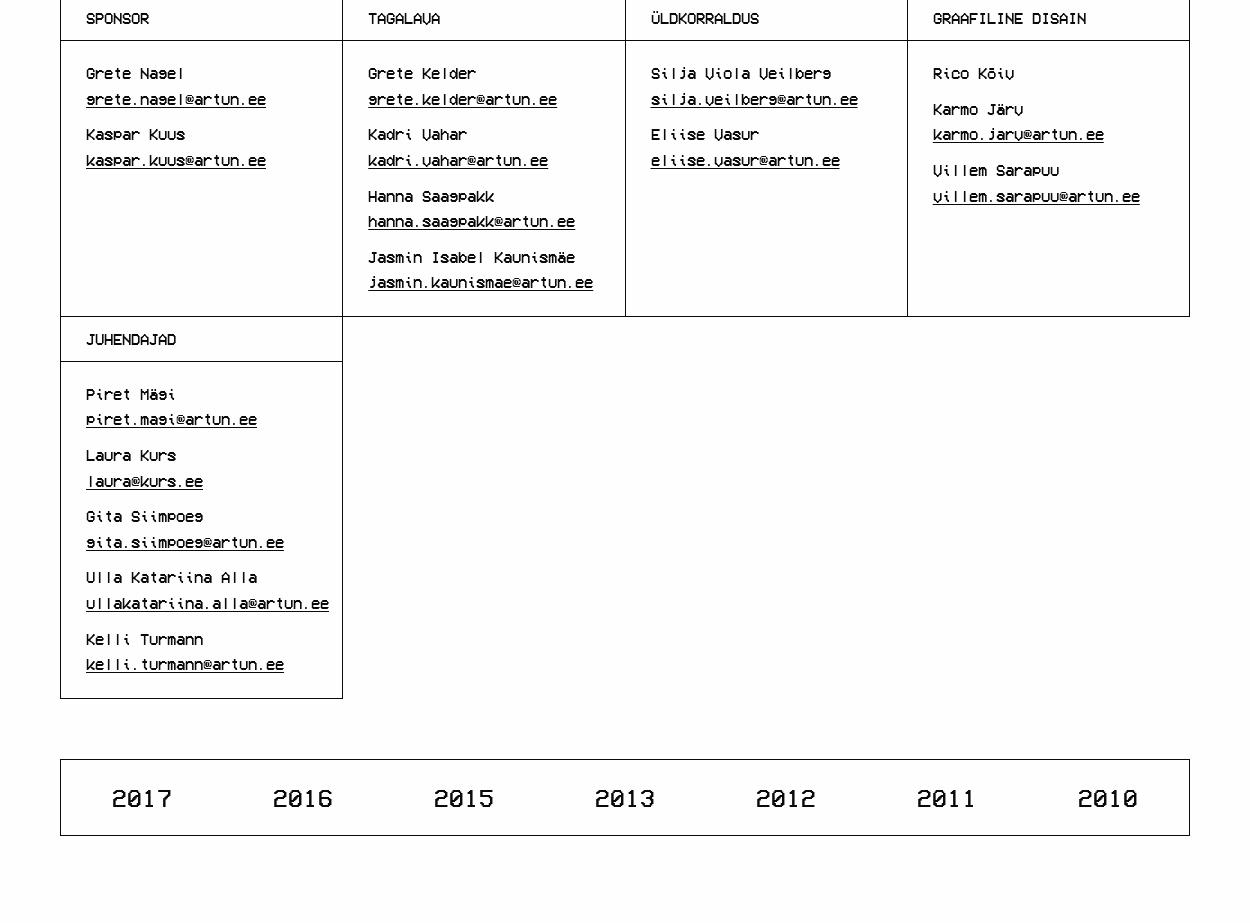  What do you see at coordinates (144, 636) in the screenshot?
I see `'Kelli Turmann'` at bounding box center [144, 636].